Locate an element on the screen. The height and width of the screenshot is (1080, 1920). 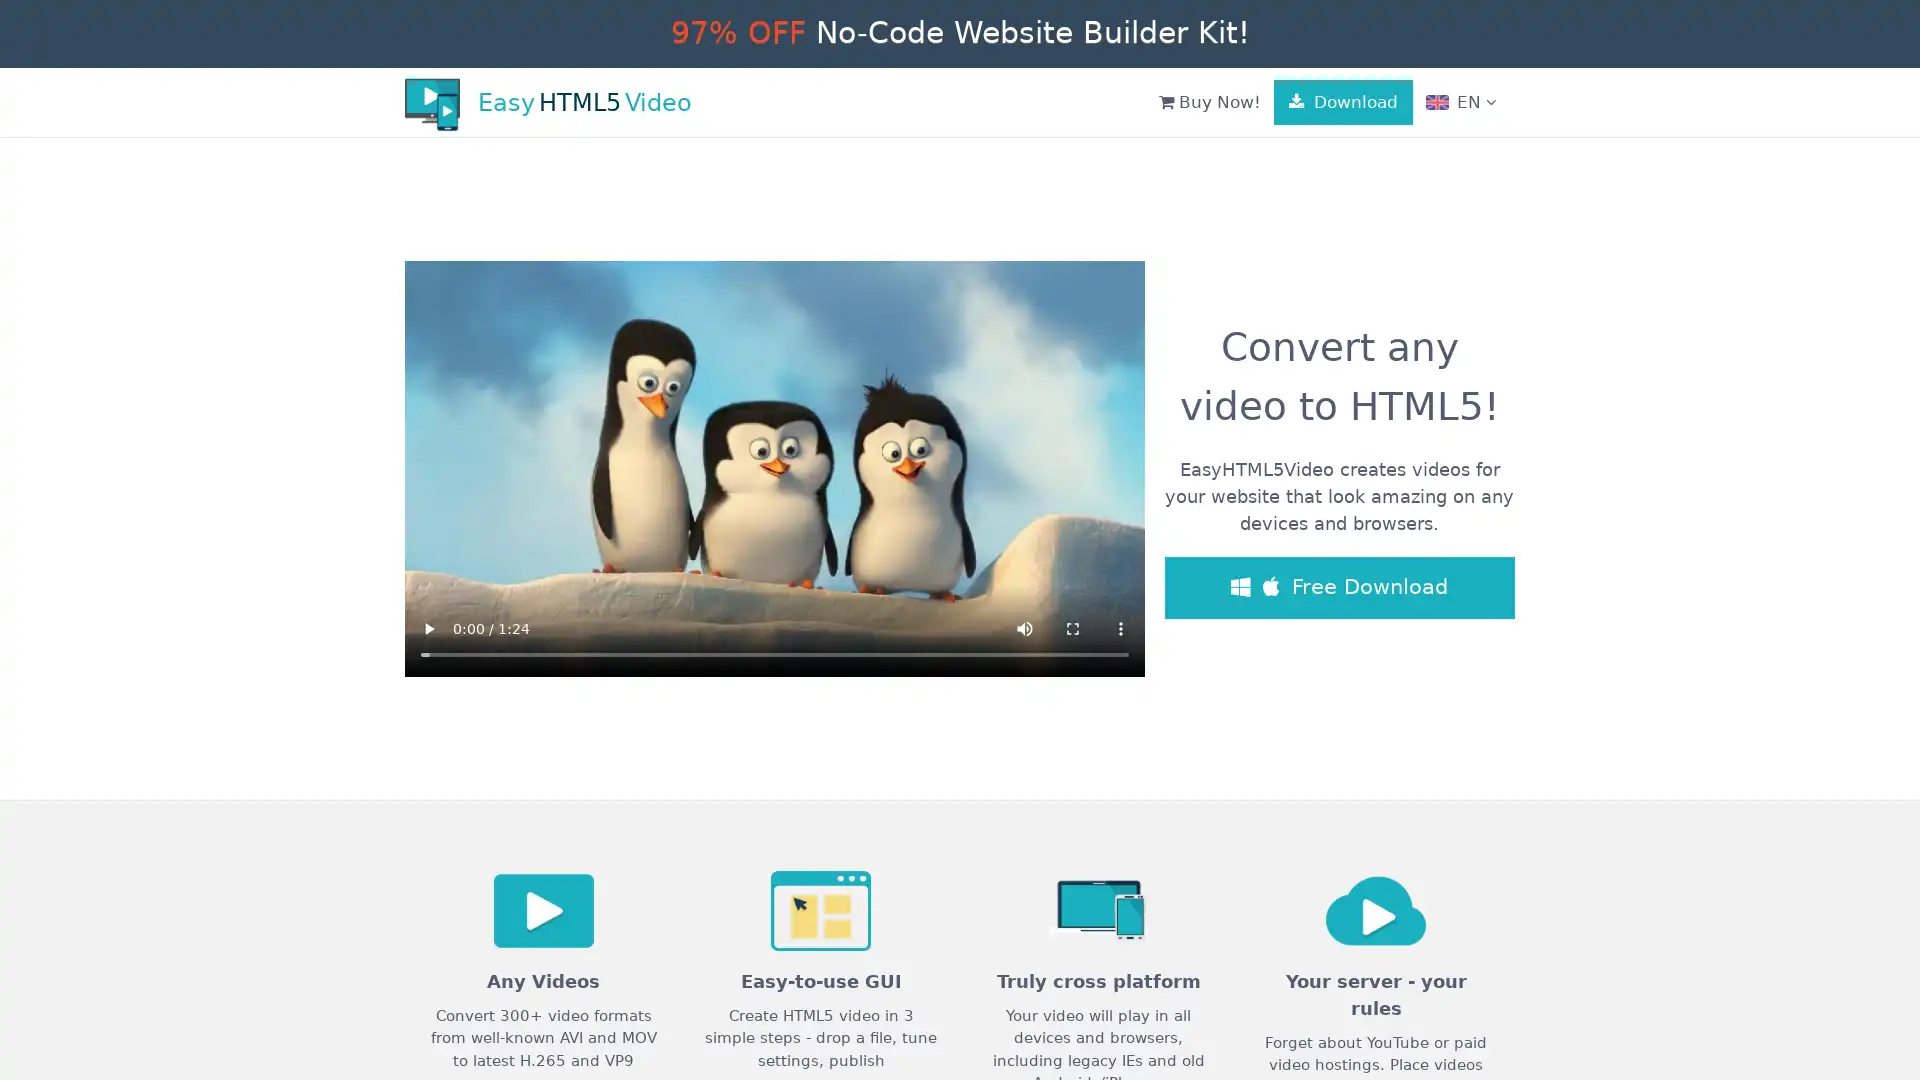
enter full screen is located at coordinates (1072, 627).